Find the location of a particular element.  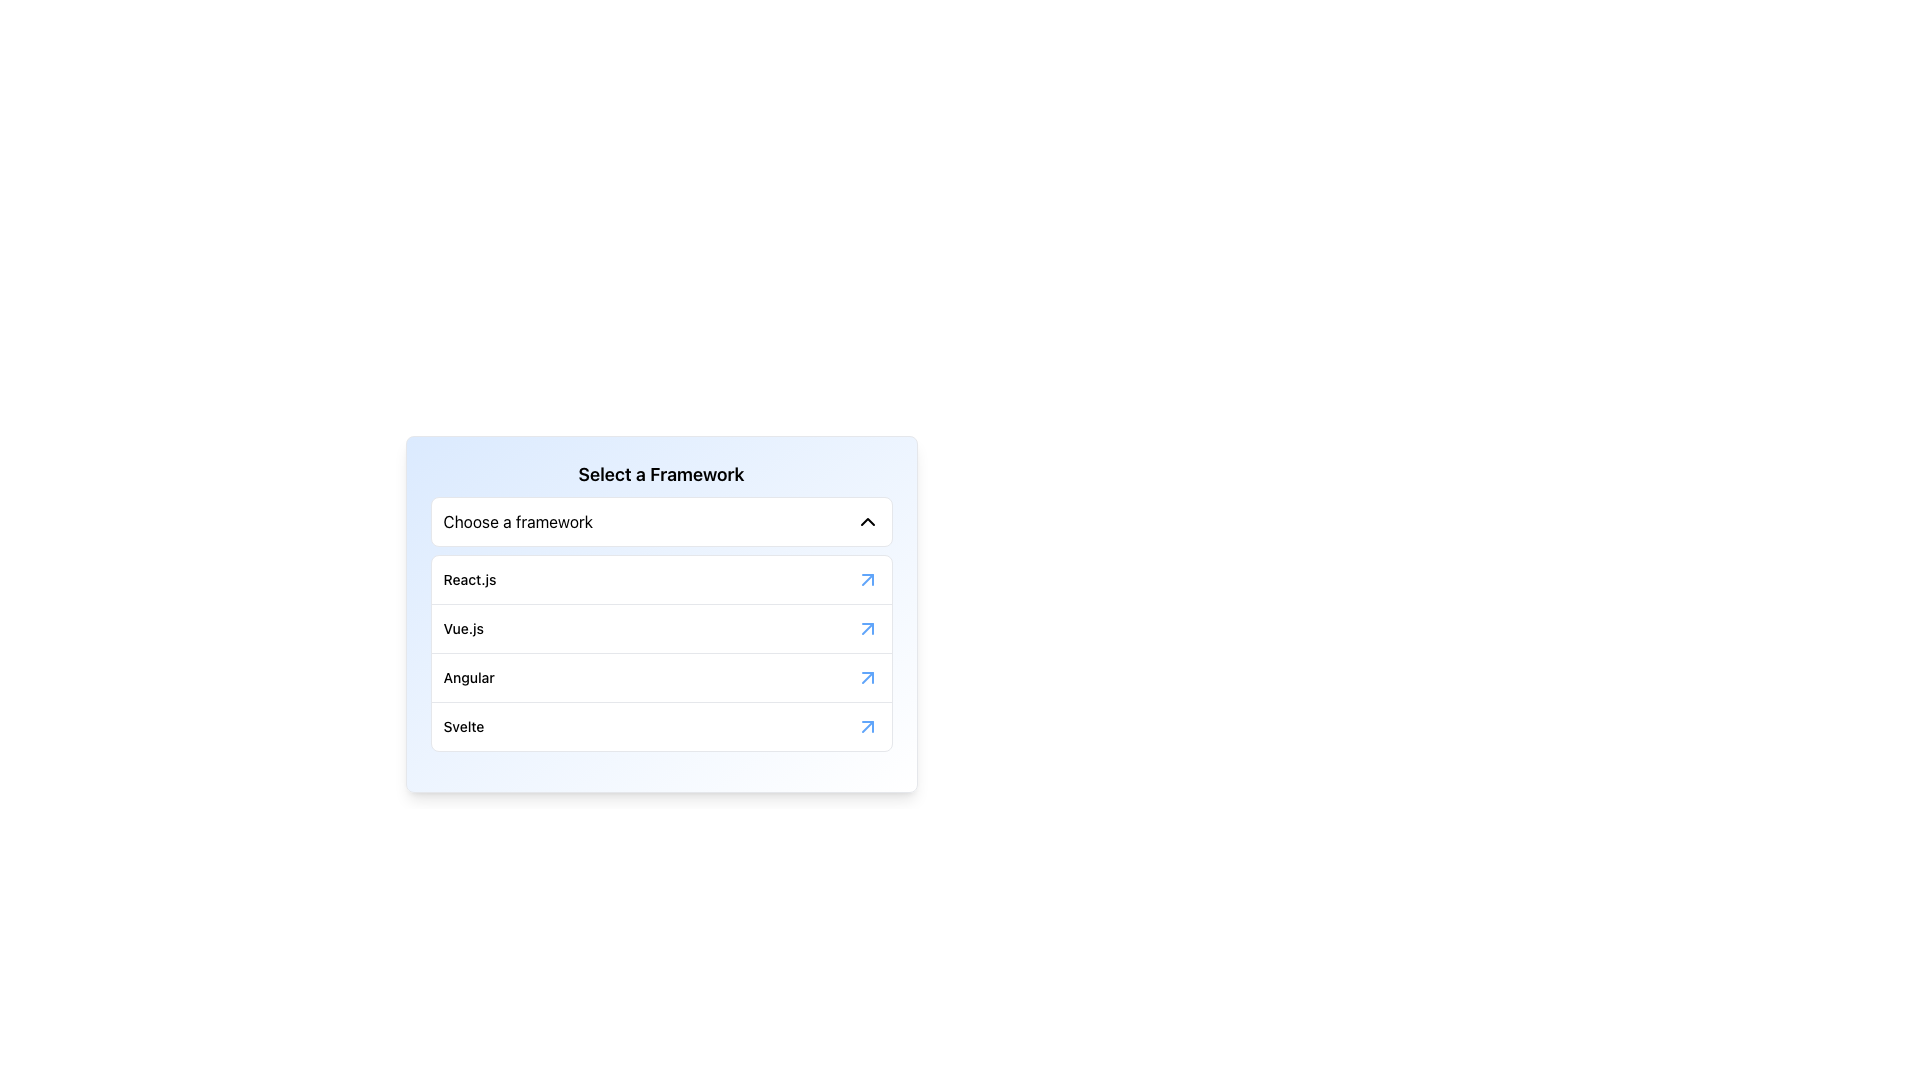

the 'Svelte' option in the selectable list within the dropdown menu labeled 'Select a Framework' is located at coordinates (661, 726).